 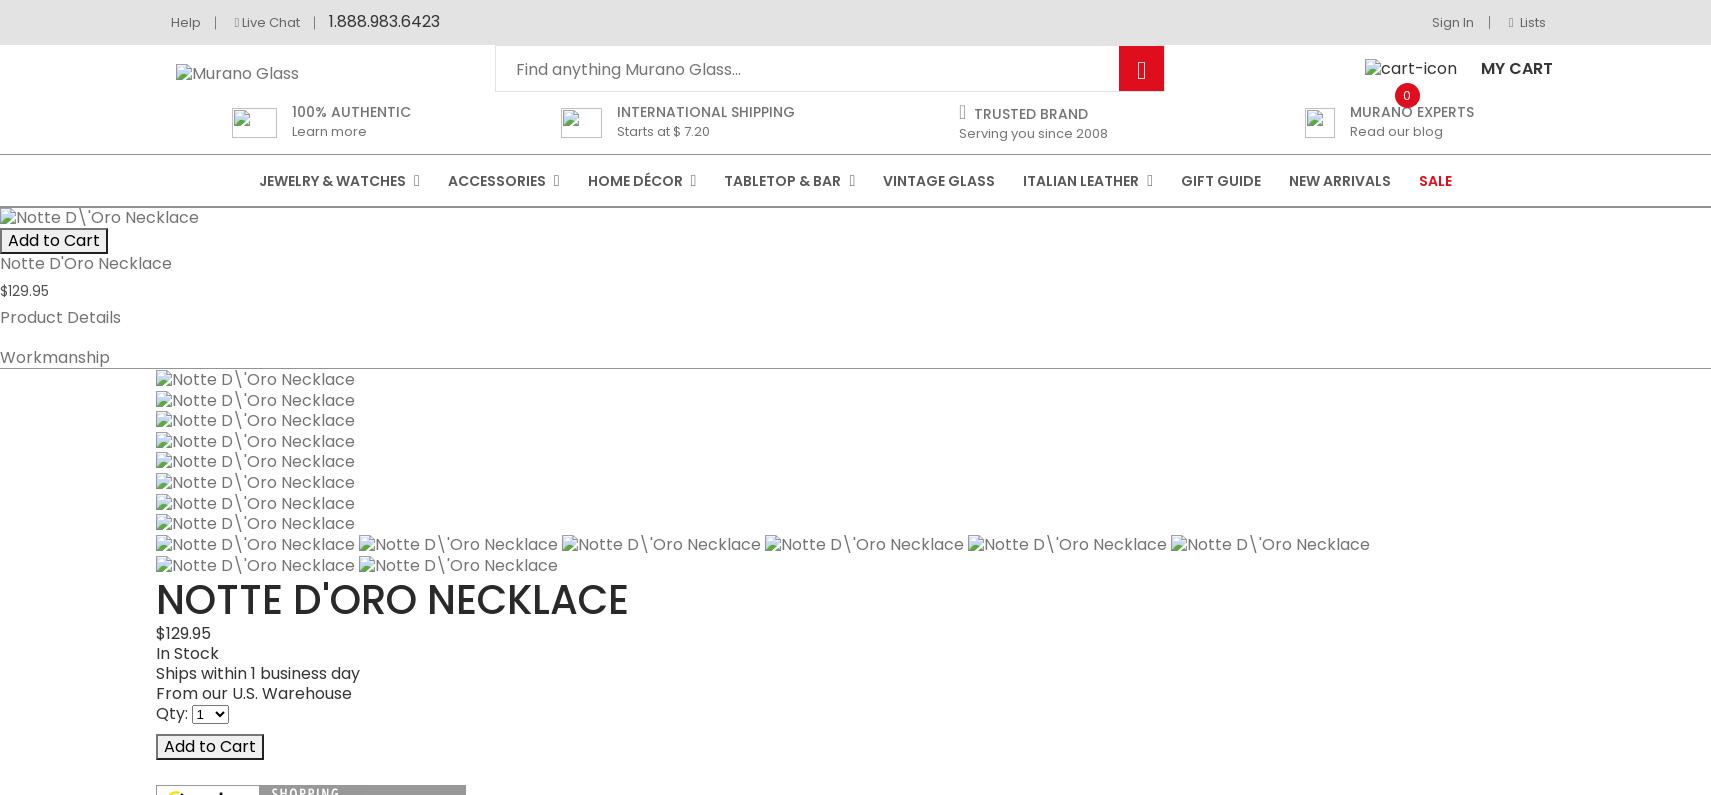 I want to click on 'Workmanship', so click(x=154, y=562).